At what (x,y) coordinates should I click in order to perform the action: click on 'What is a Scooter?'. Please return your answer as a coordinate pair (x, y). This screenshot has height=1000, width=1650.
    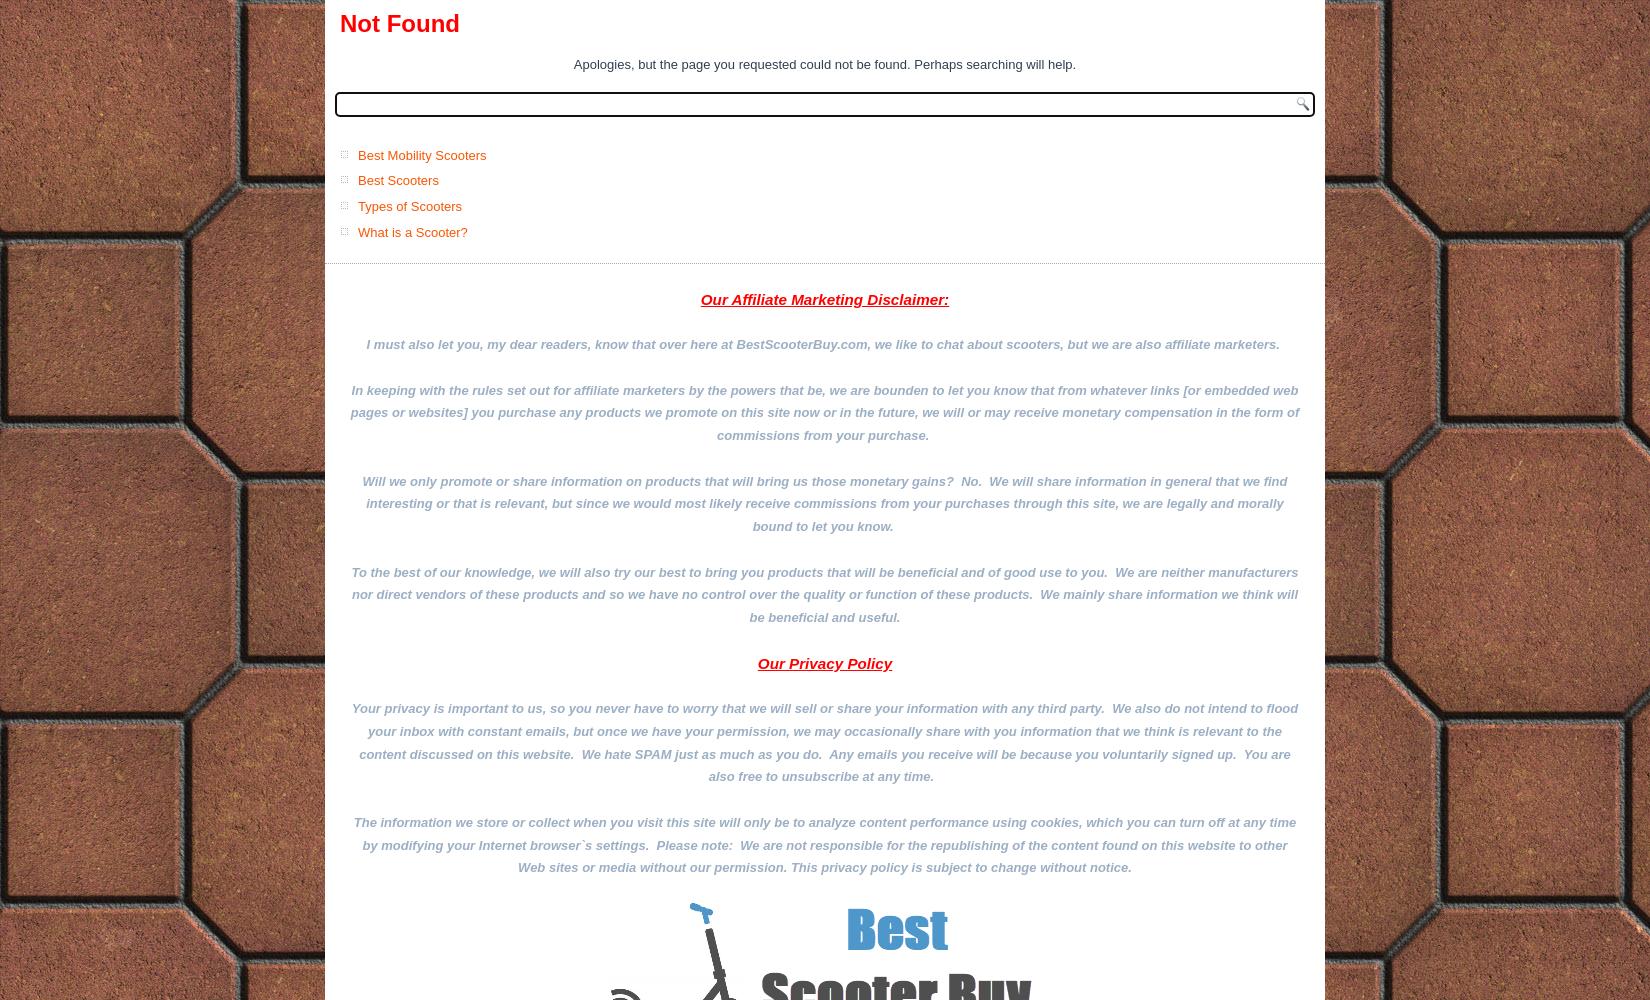
    Looking at the image, I should click on (412, 230).